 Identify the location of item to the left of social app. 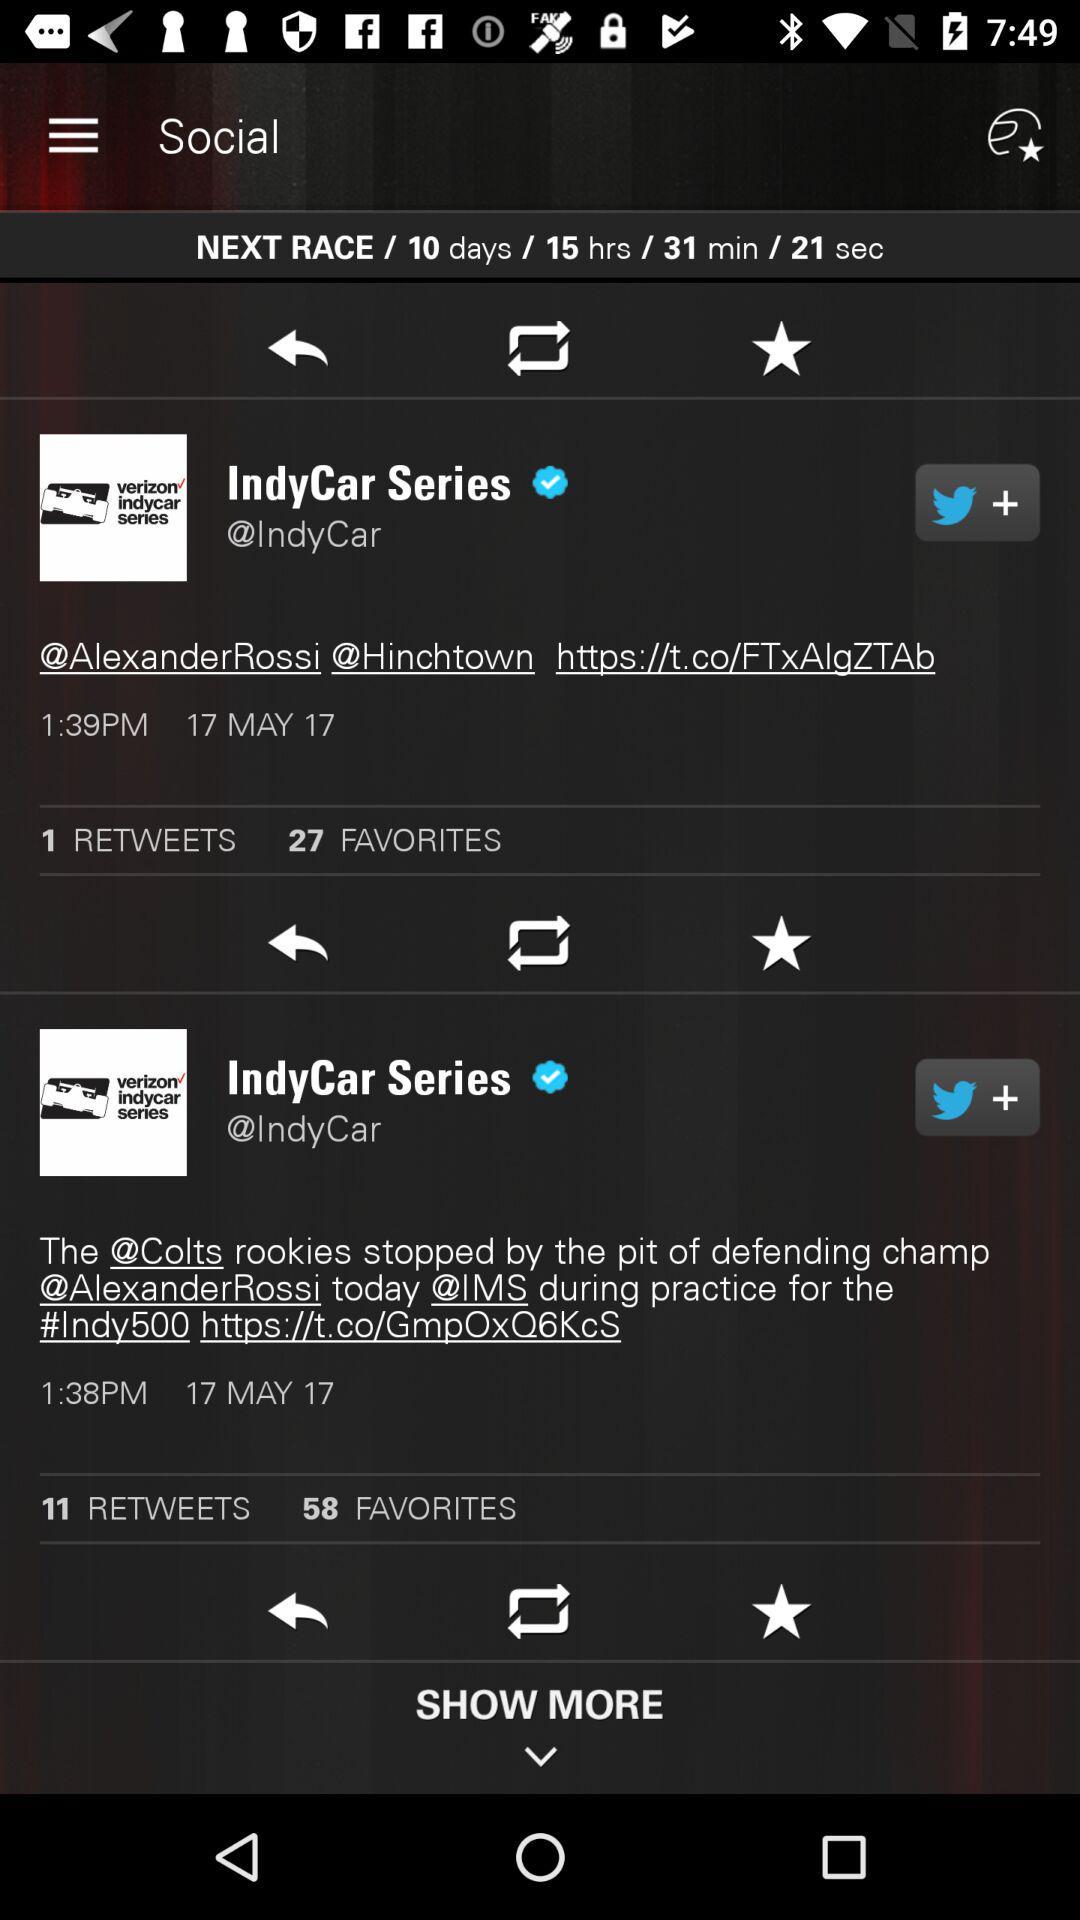
(72, 135).